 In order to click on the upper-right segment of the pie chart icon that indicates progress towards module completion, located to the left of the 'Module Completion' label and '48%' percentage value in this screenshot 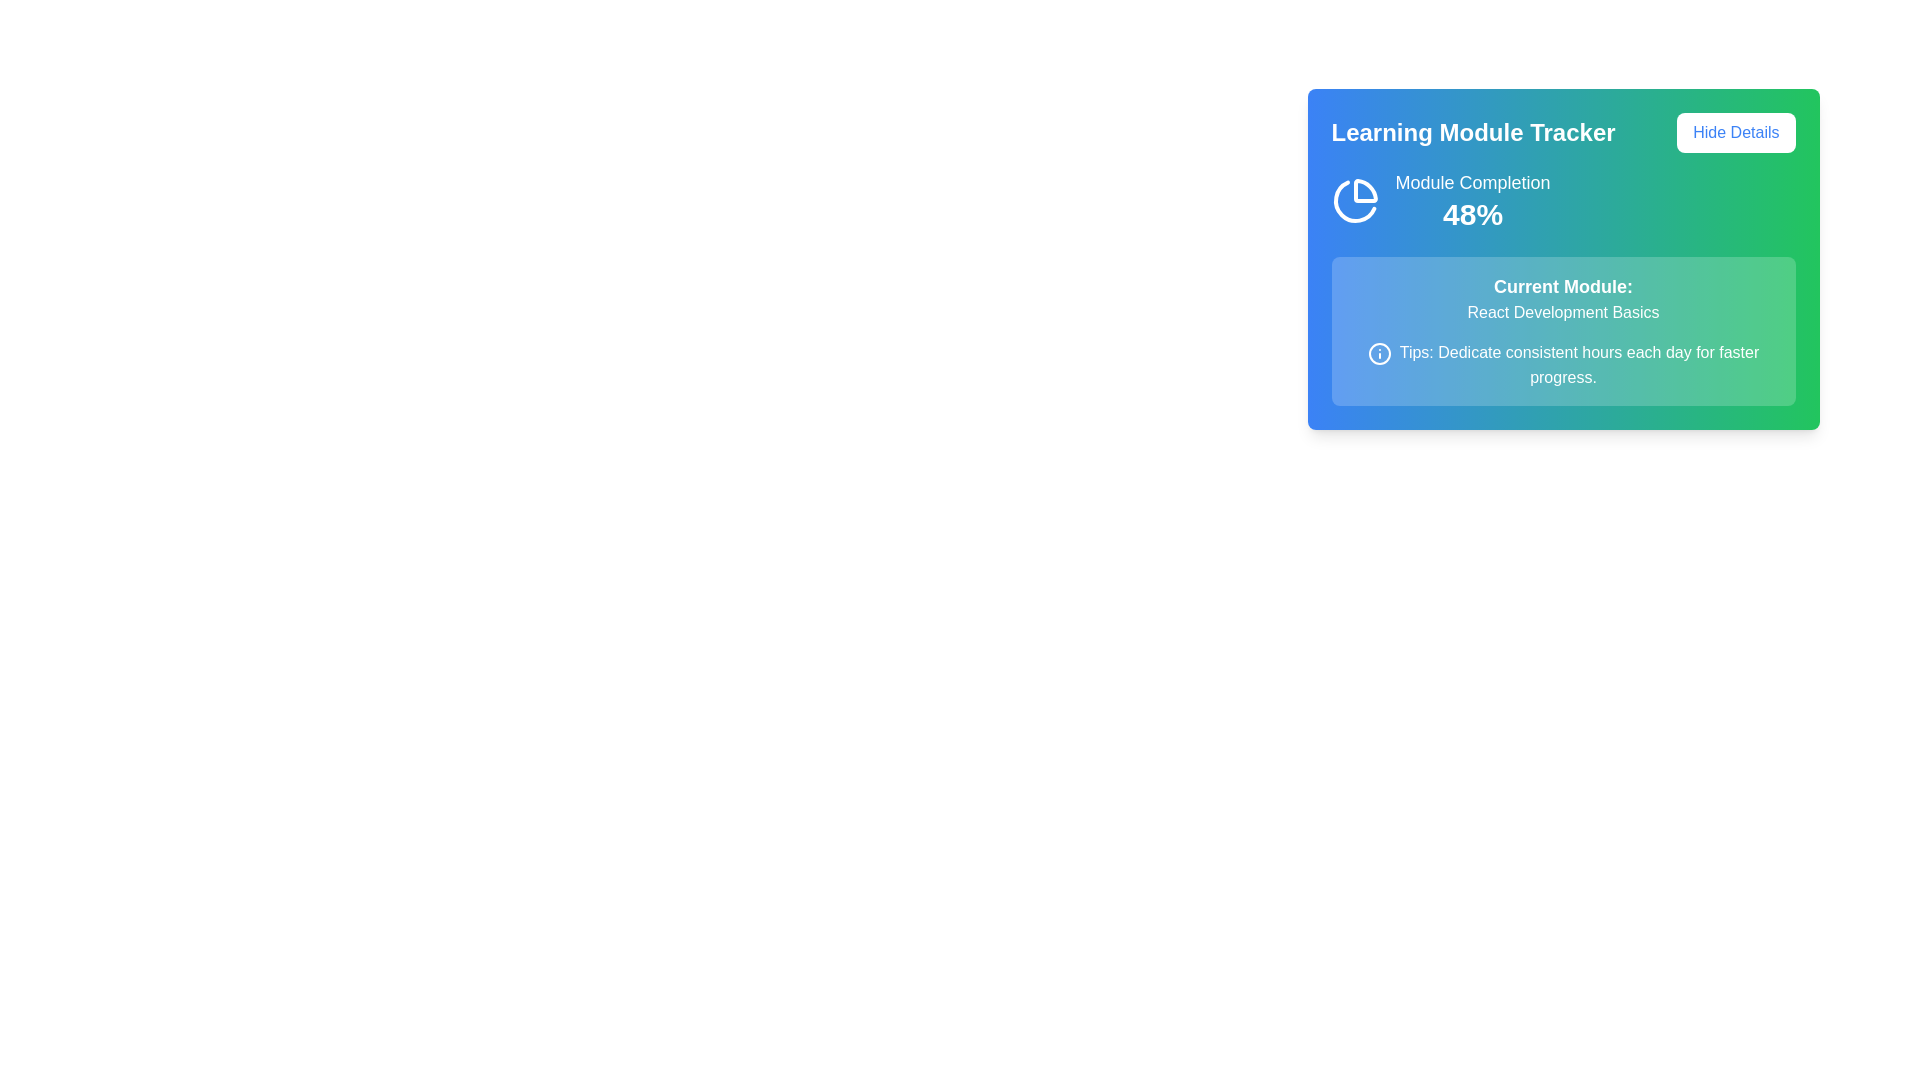, I will do `click(1364, 191)`.